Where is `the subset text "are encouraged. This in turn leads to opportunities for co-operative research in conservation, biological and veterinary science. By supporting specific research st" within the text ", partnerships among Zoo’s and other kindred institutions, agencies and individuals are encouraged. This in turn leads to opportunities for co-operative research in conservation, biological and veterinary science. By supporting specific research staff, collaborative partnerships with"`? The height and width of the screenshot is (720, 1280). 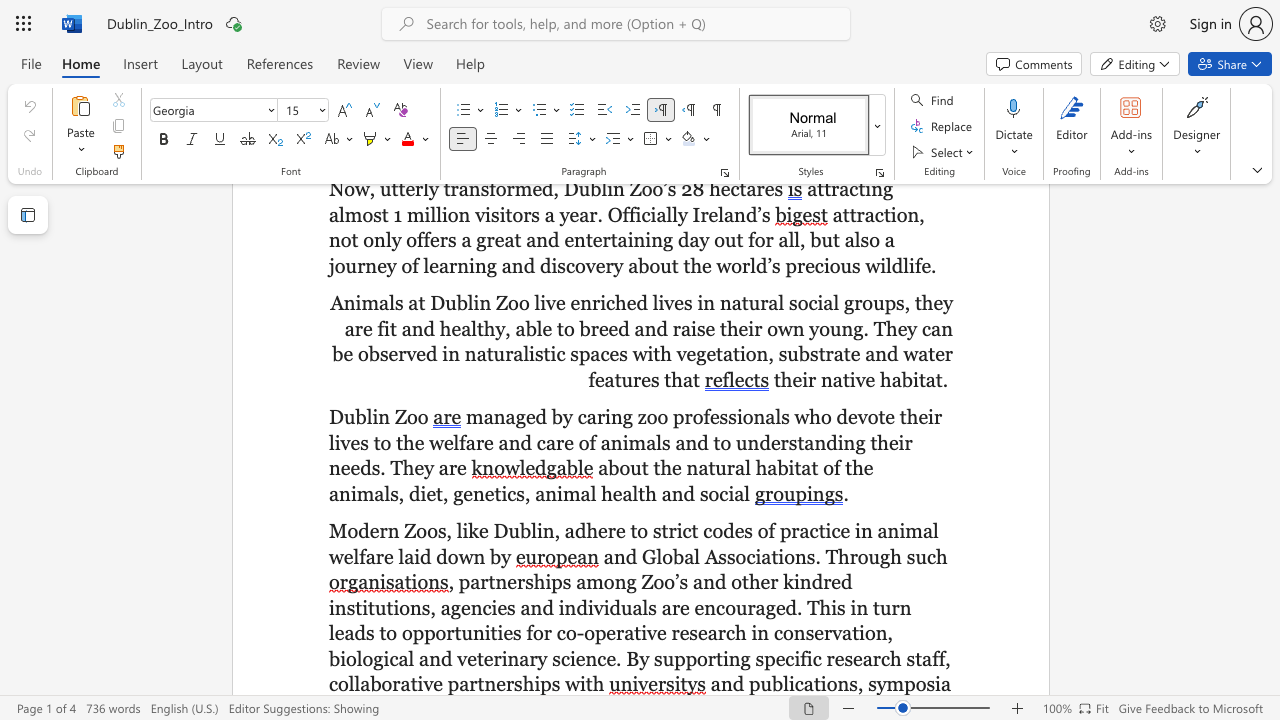 the subset text "are encouraged. This in turn leads to opportunities for co-operative research in conservation, biological and veterinary science. By supporting specific research st" within the text ", partnerships among Zoo’s and other kindred institutions, agencies and individuals are encouraged. This in turn leads to opportunities for co-operative research in conservation, biological and veterinary science. By supporting specific research staff, collaborative partnerships with" is located at coordinates (661, 606).